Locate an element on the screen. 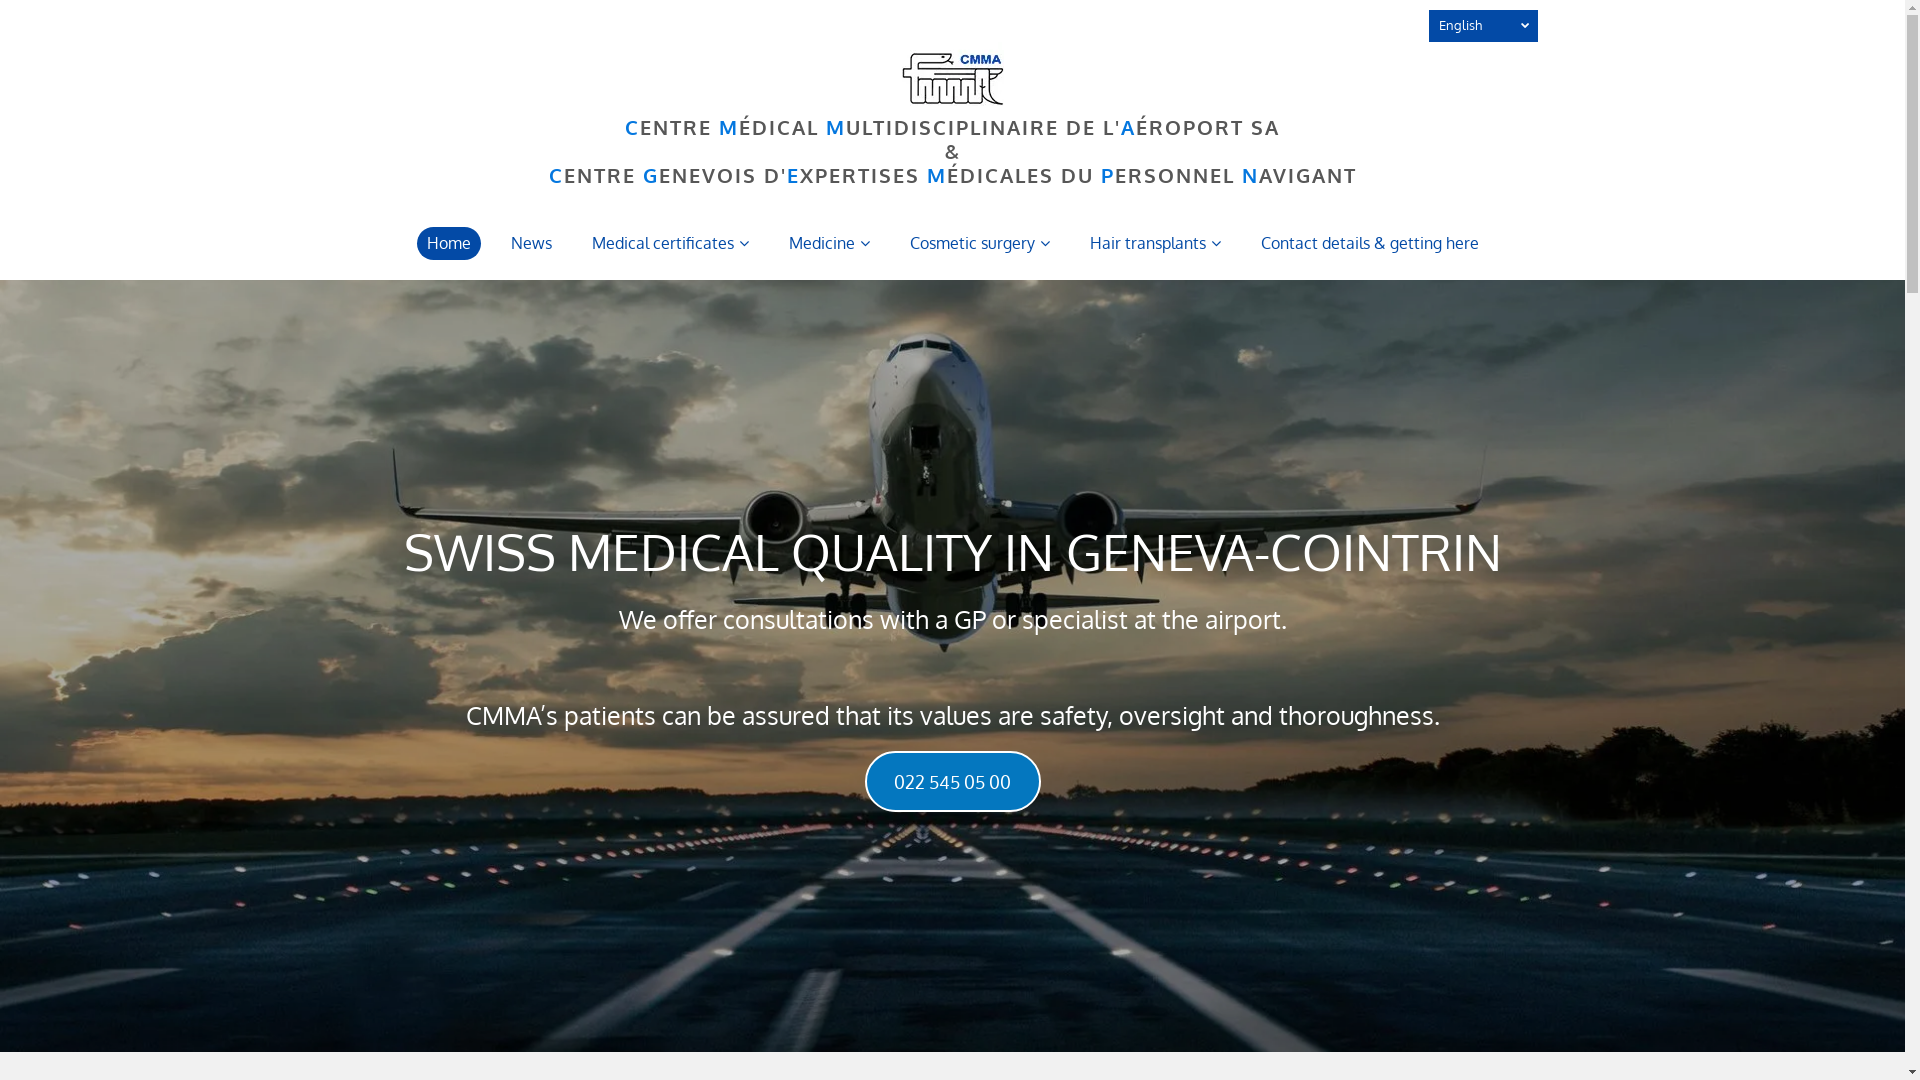  'ENEVOIS D'' is located at coordinates (720, 173).